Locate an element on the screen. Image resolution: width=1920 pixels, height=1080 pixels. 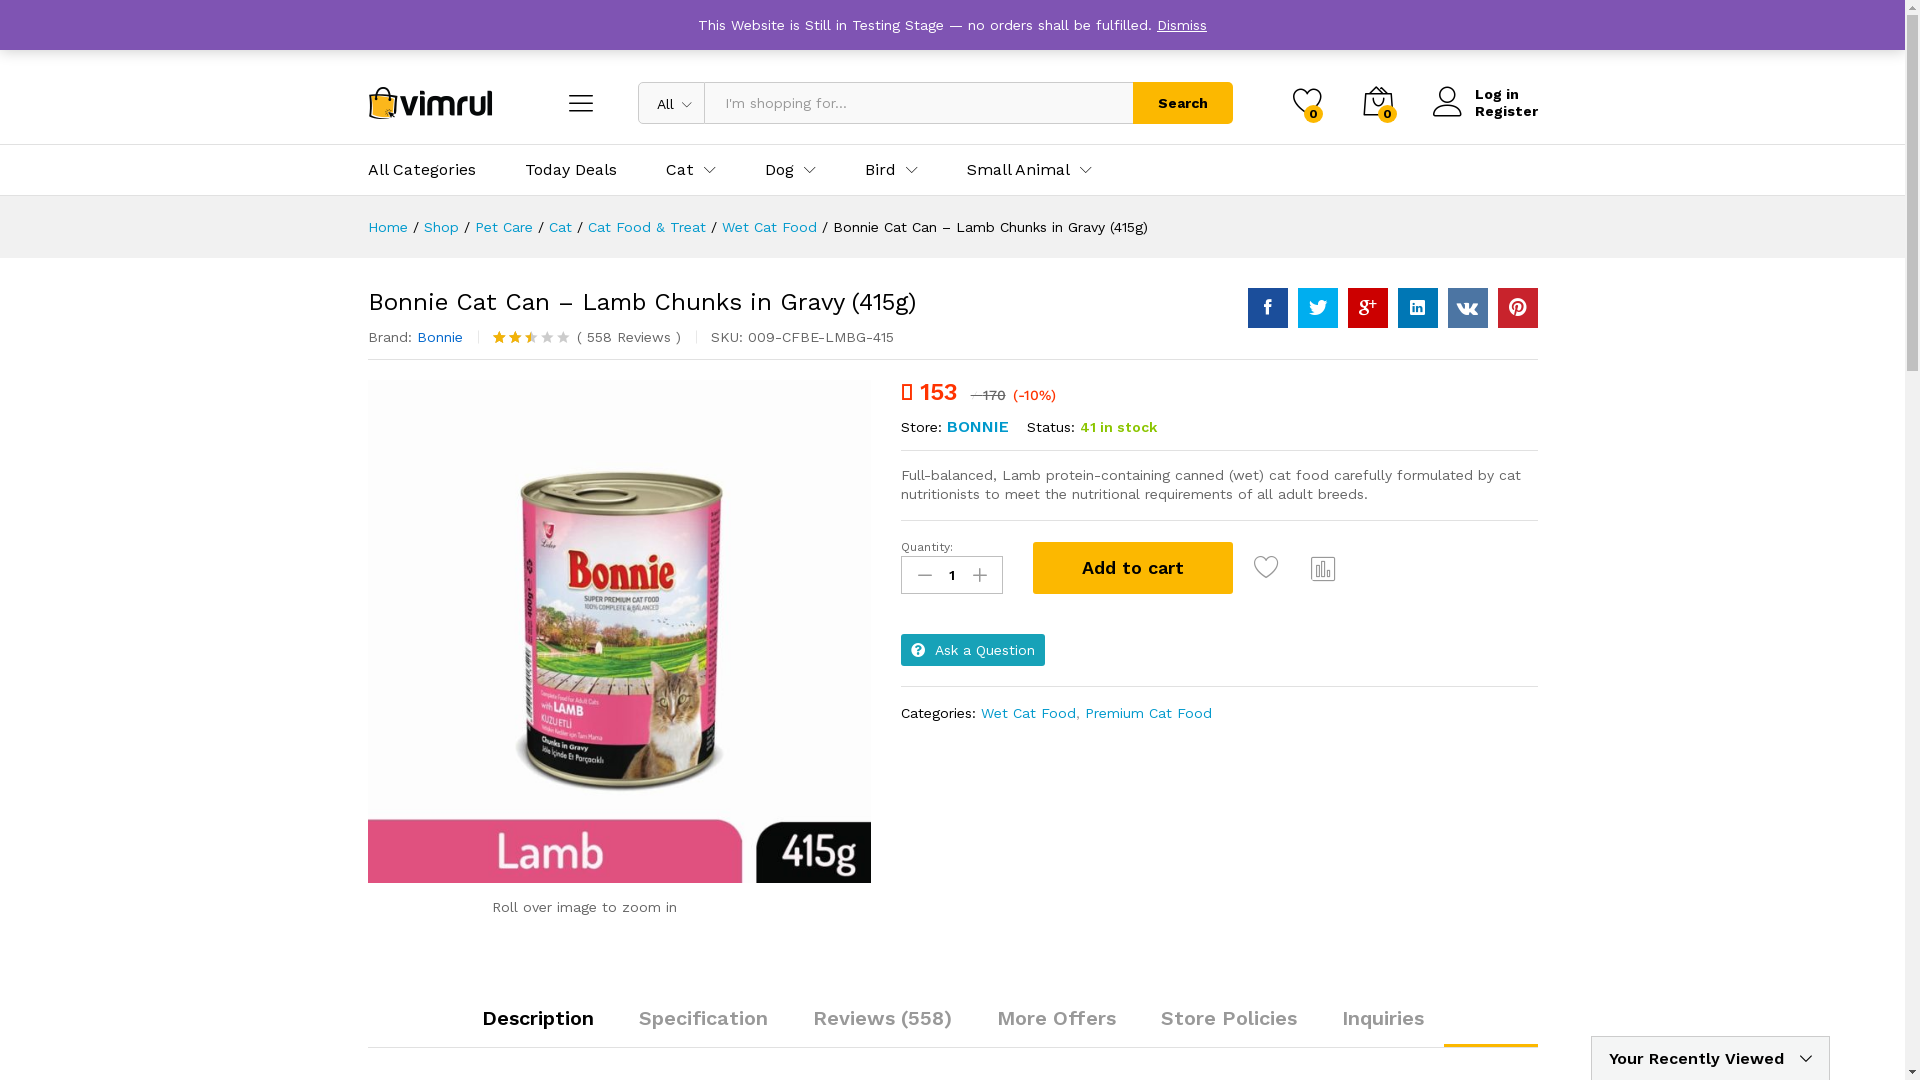
'Description' is located at coordinates (537, 1018).